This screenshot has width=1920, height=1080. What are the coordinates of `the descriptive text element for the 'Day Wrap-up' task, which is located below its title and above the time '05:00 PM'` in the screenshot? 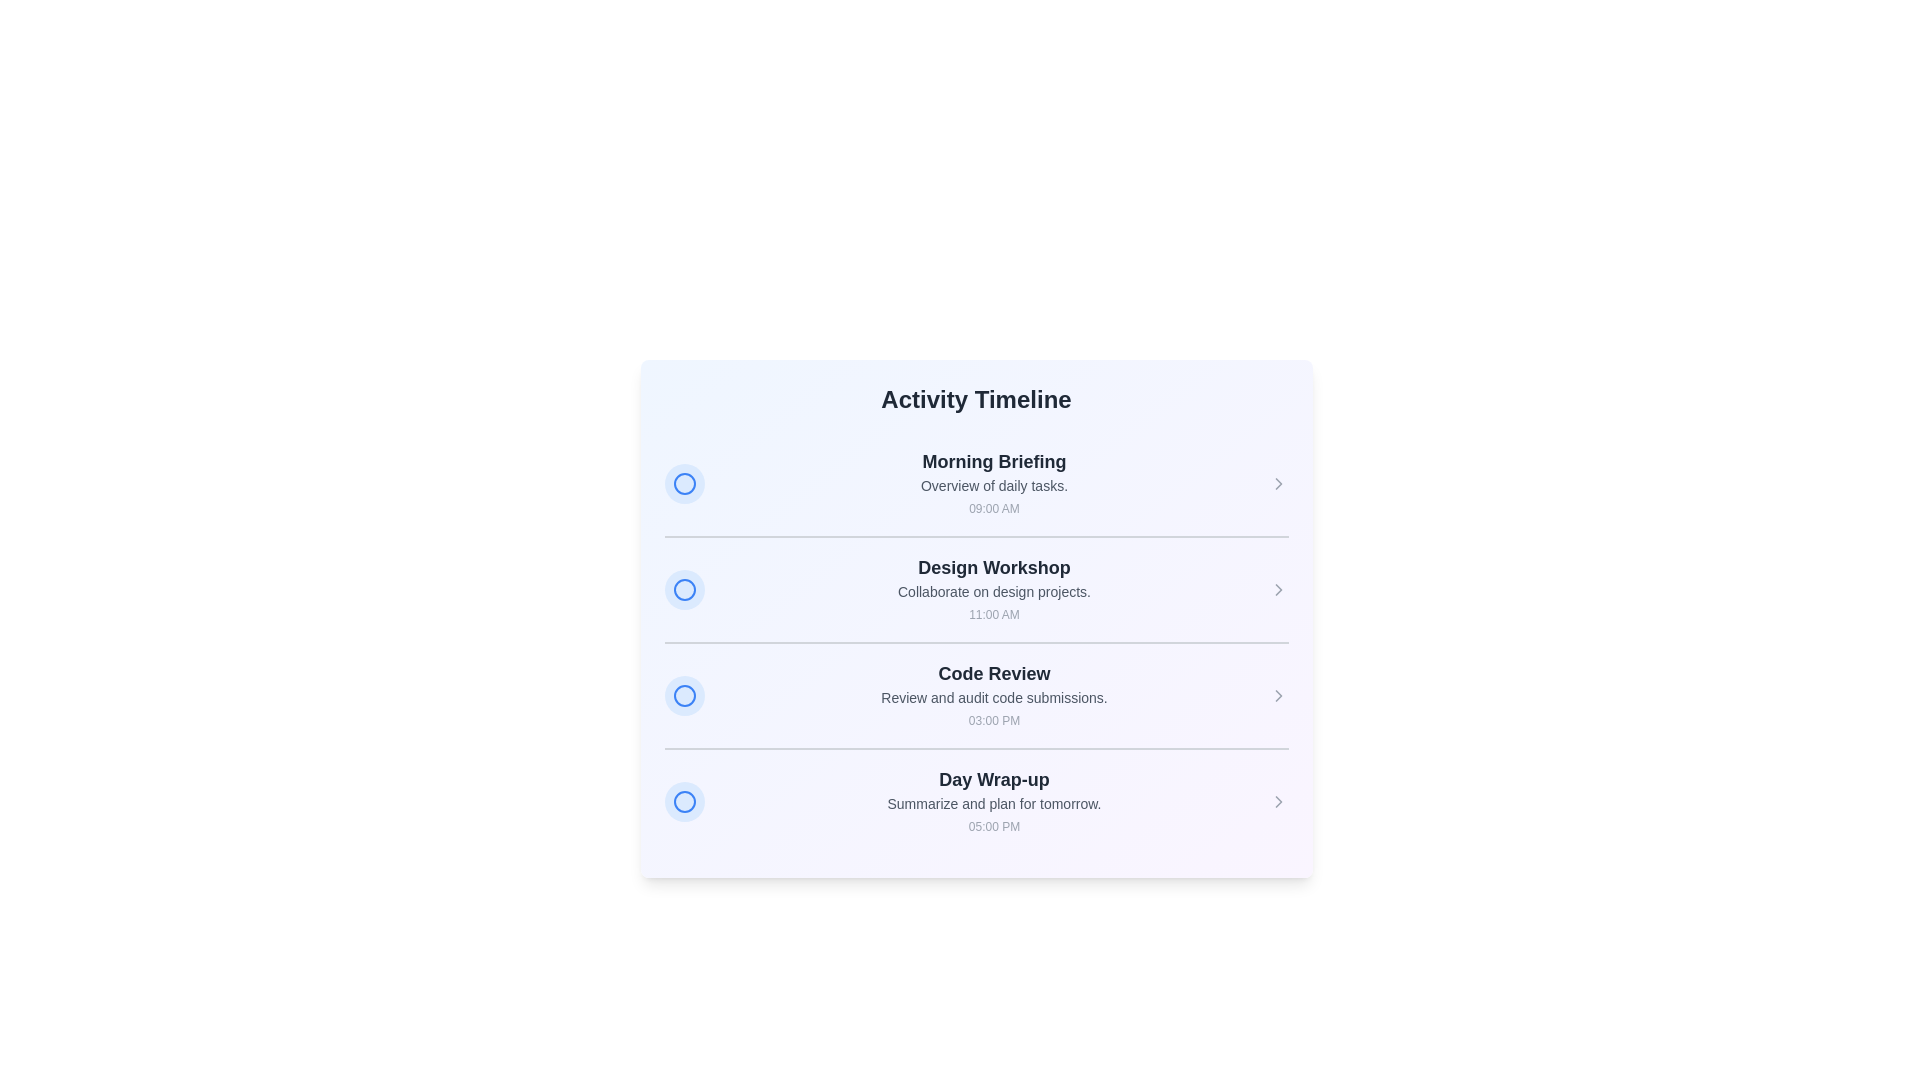 It's located at (994, 802).